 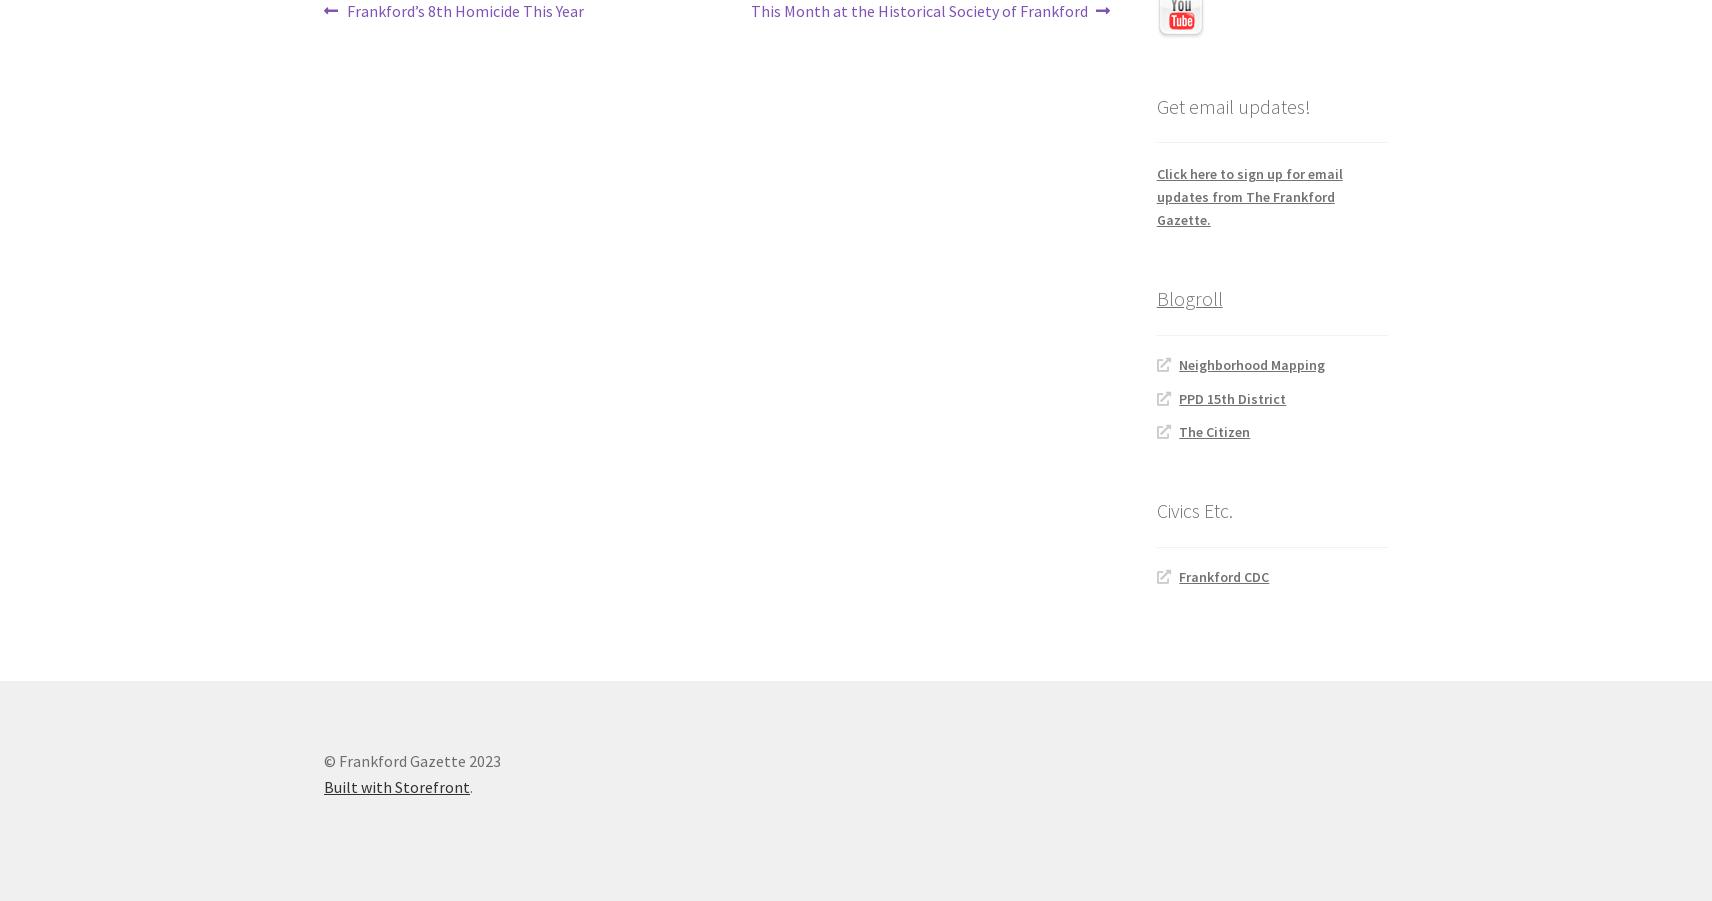 I want to click on 'Blogroll', so click(x=1155, y=298).